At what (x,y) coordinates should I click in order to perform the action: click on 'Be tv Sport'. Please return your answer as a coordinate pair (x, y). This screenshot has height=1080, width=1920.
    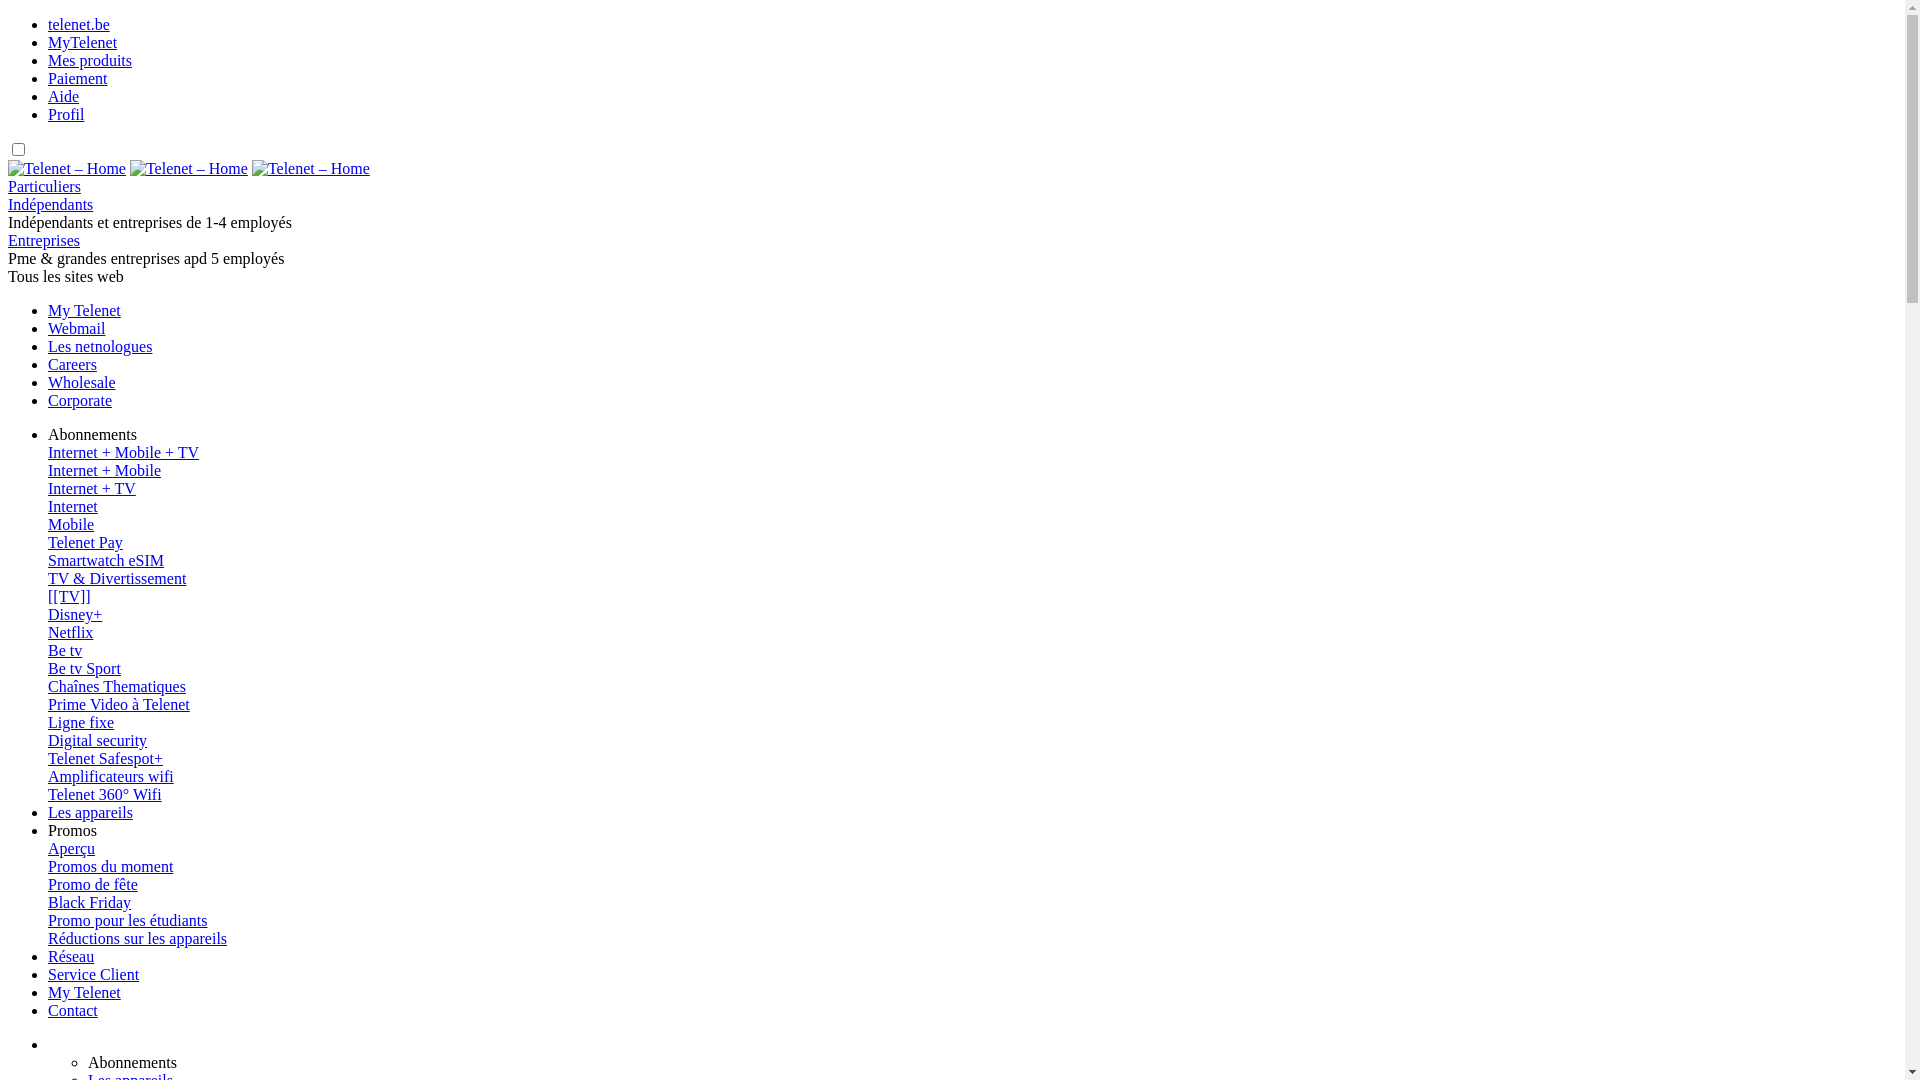
    Looking at the image, I should click on (83, 668).